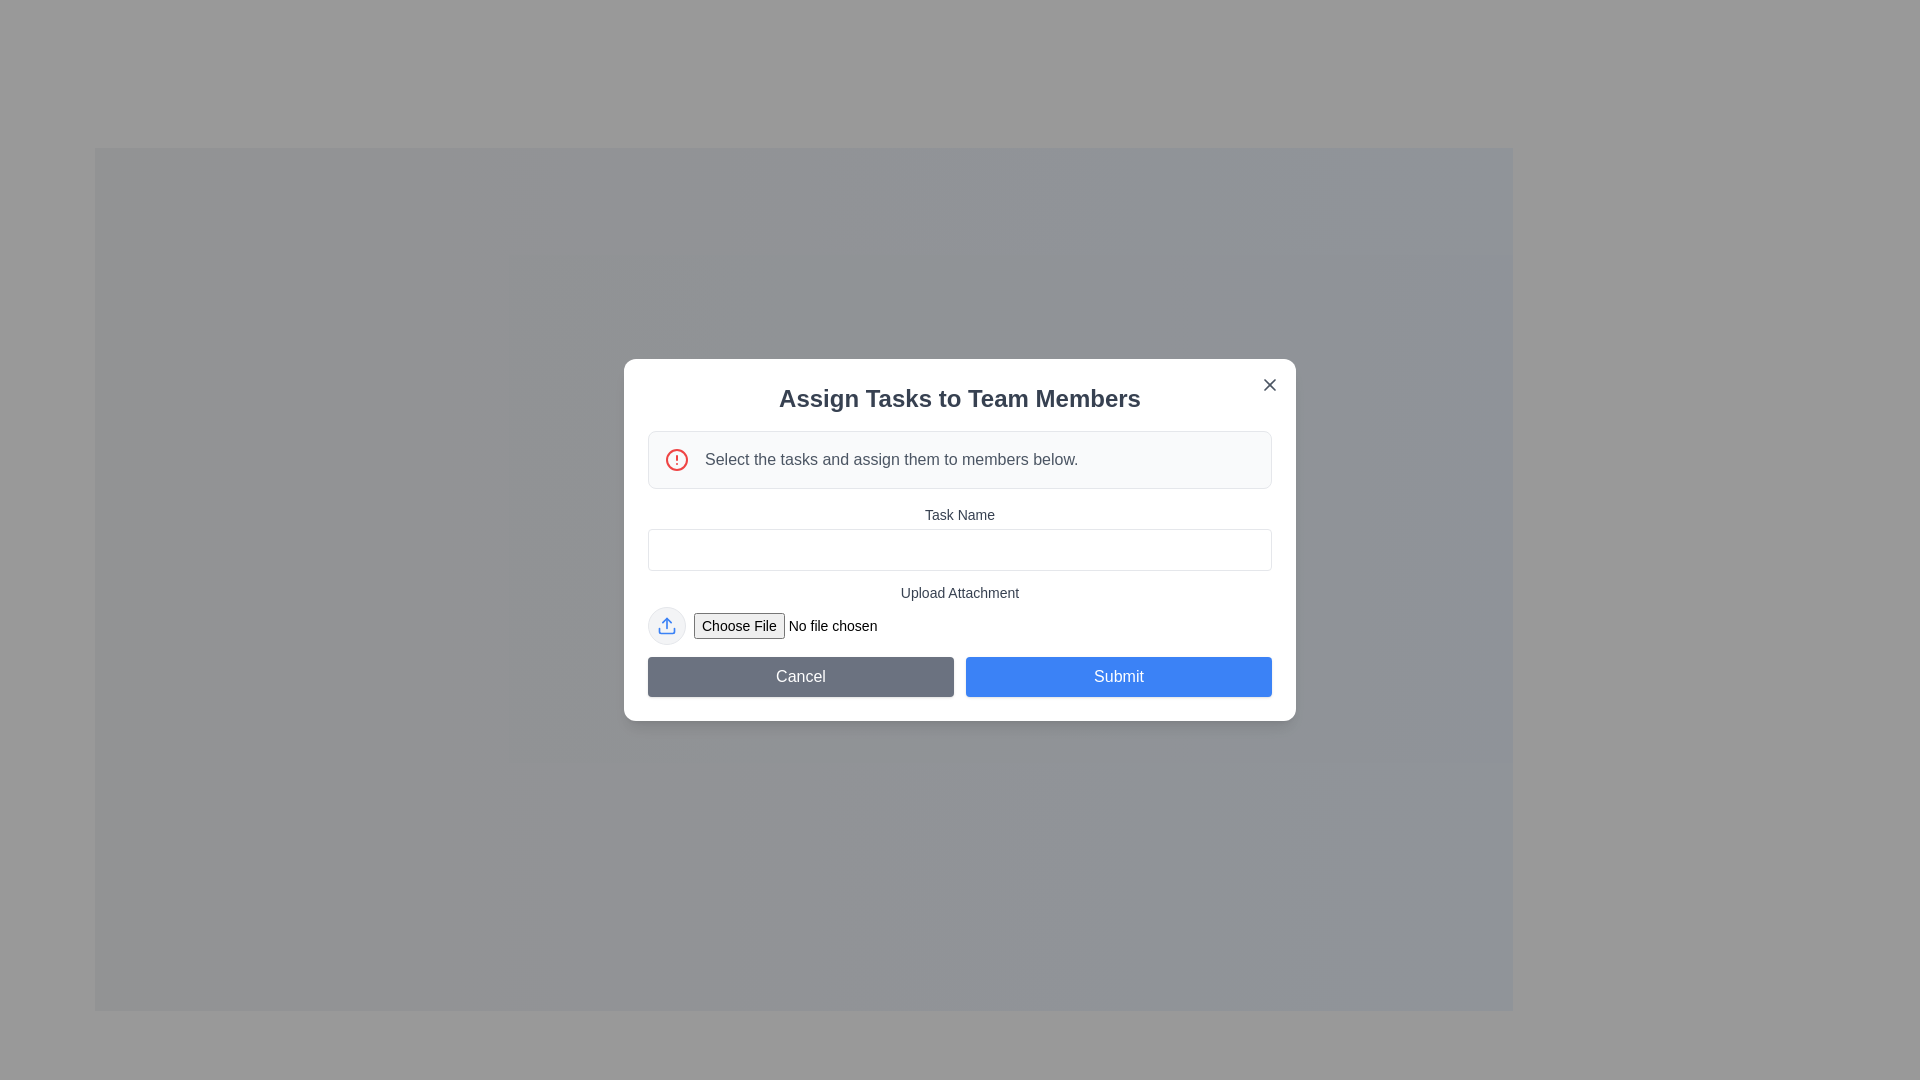  I want to click on the cancel button located at the bottom-left of the modal window to observe any hover effects, so click(801, 676).